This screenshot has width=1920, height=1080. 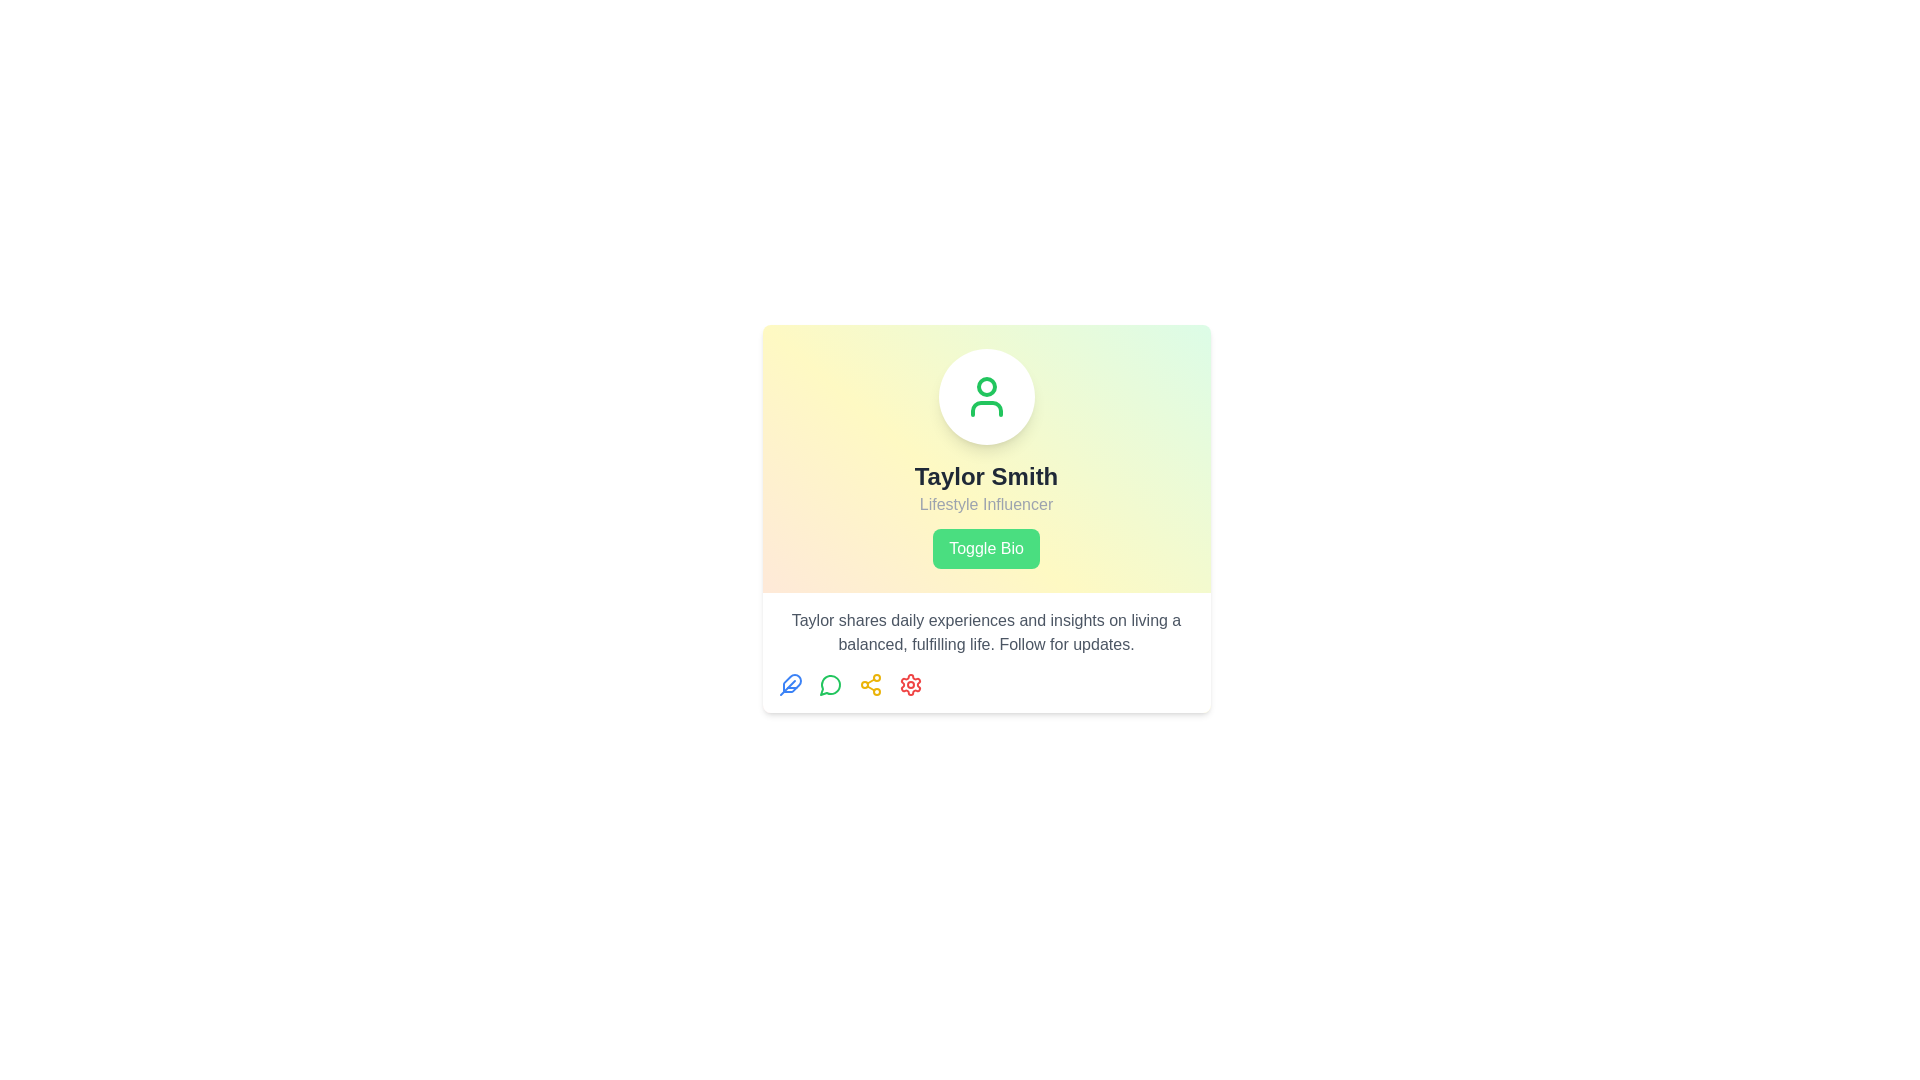 I want to click on the text label representing a user profile, positioned below the avatar icon and above the text 'Lifestyle Influencer', for copying, so click(x=986, y=477).